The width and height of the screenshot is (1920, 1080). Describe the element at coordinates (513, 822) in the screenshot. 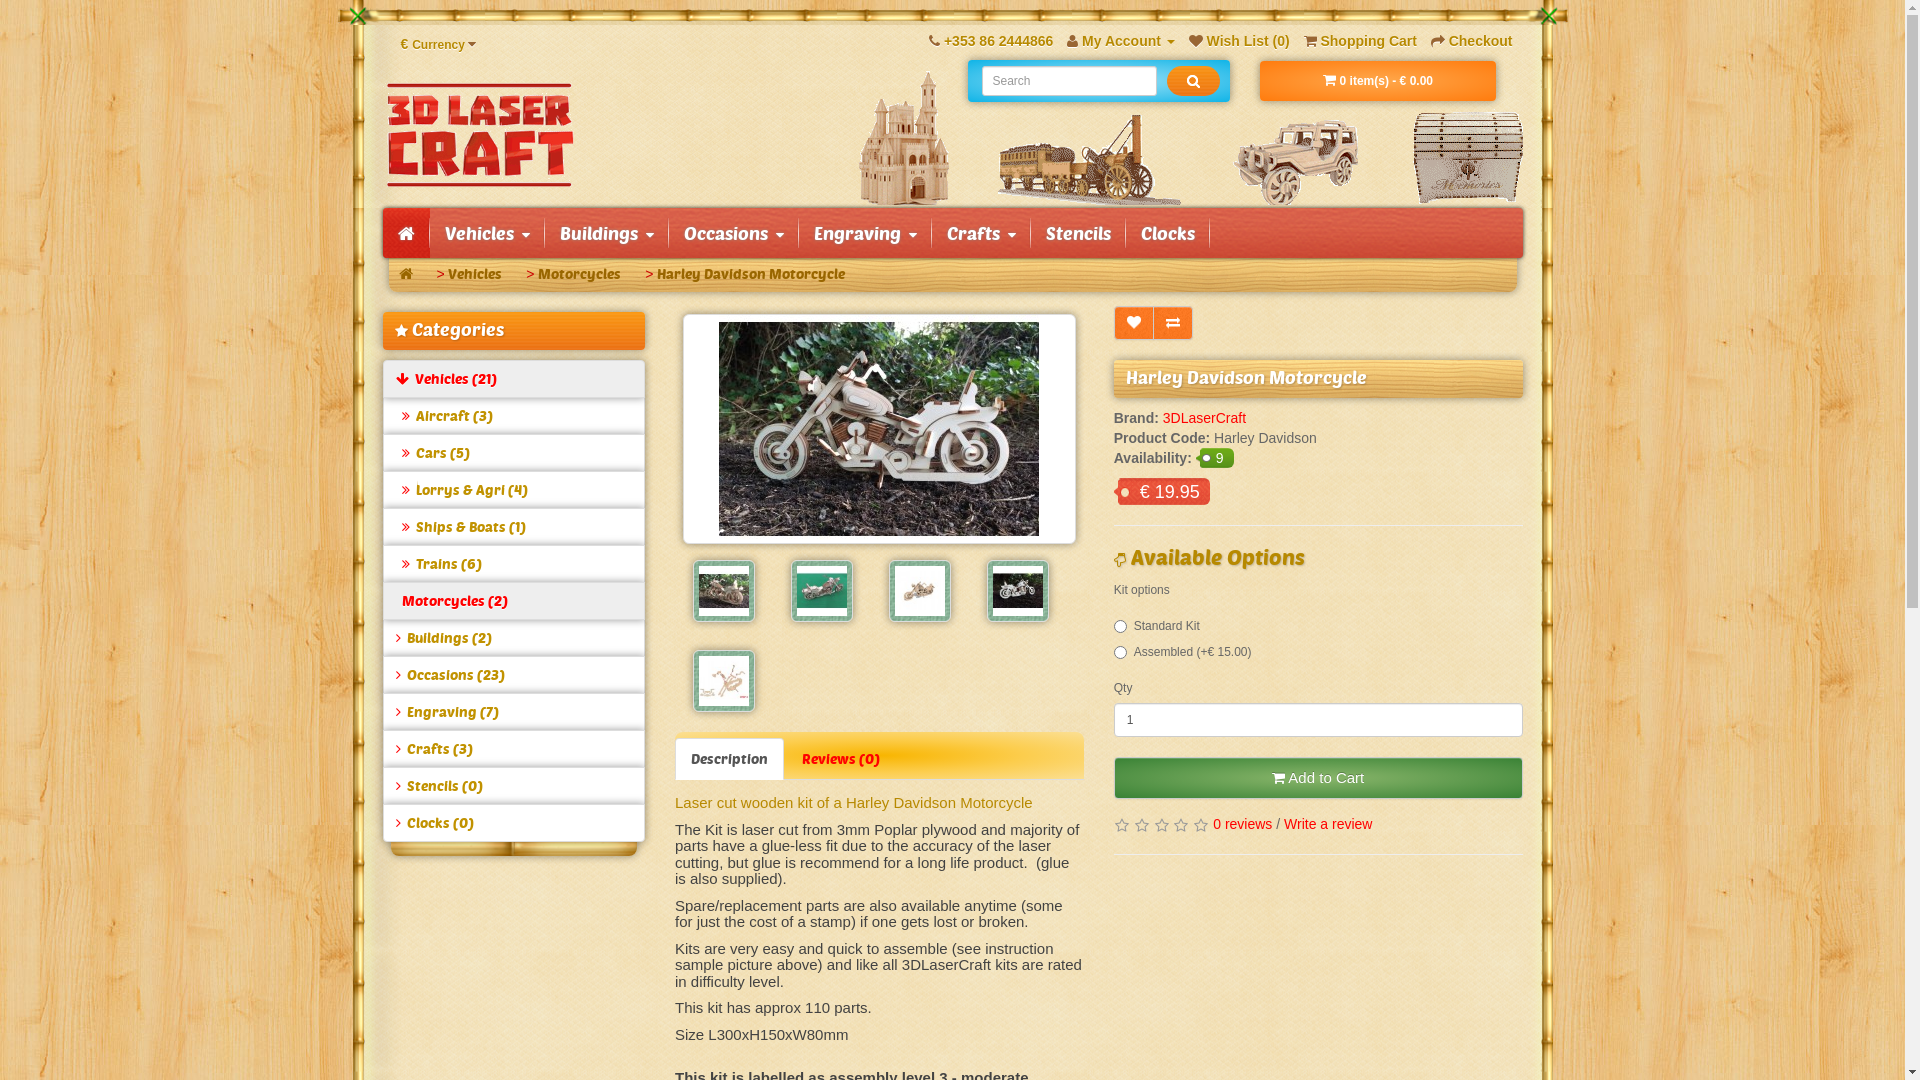

I see `'  Clocks (0)'` at that location.